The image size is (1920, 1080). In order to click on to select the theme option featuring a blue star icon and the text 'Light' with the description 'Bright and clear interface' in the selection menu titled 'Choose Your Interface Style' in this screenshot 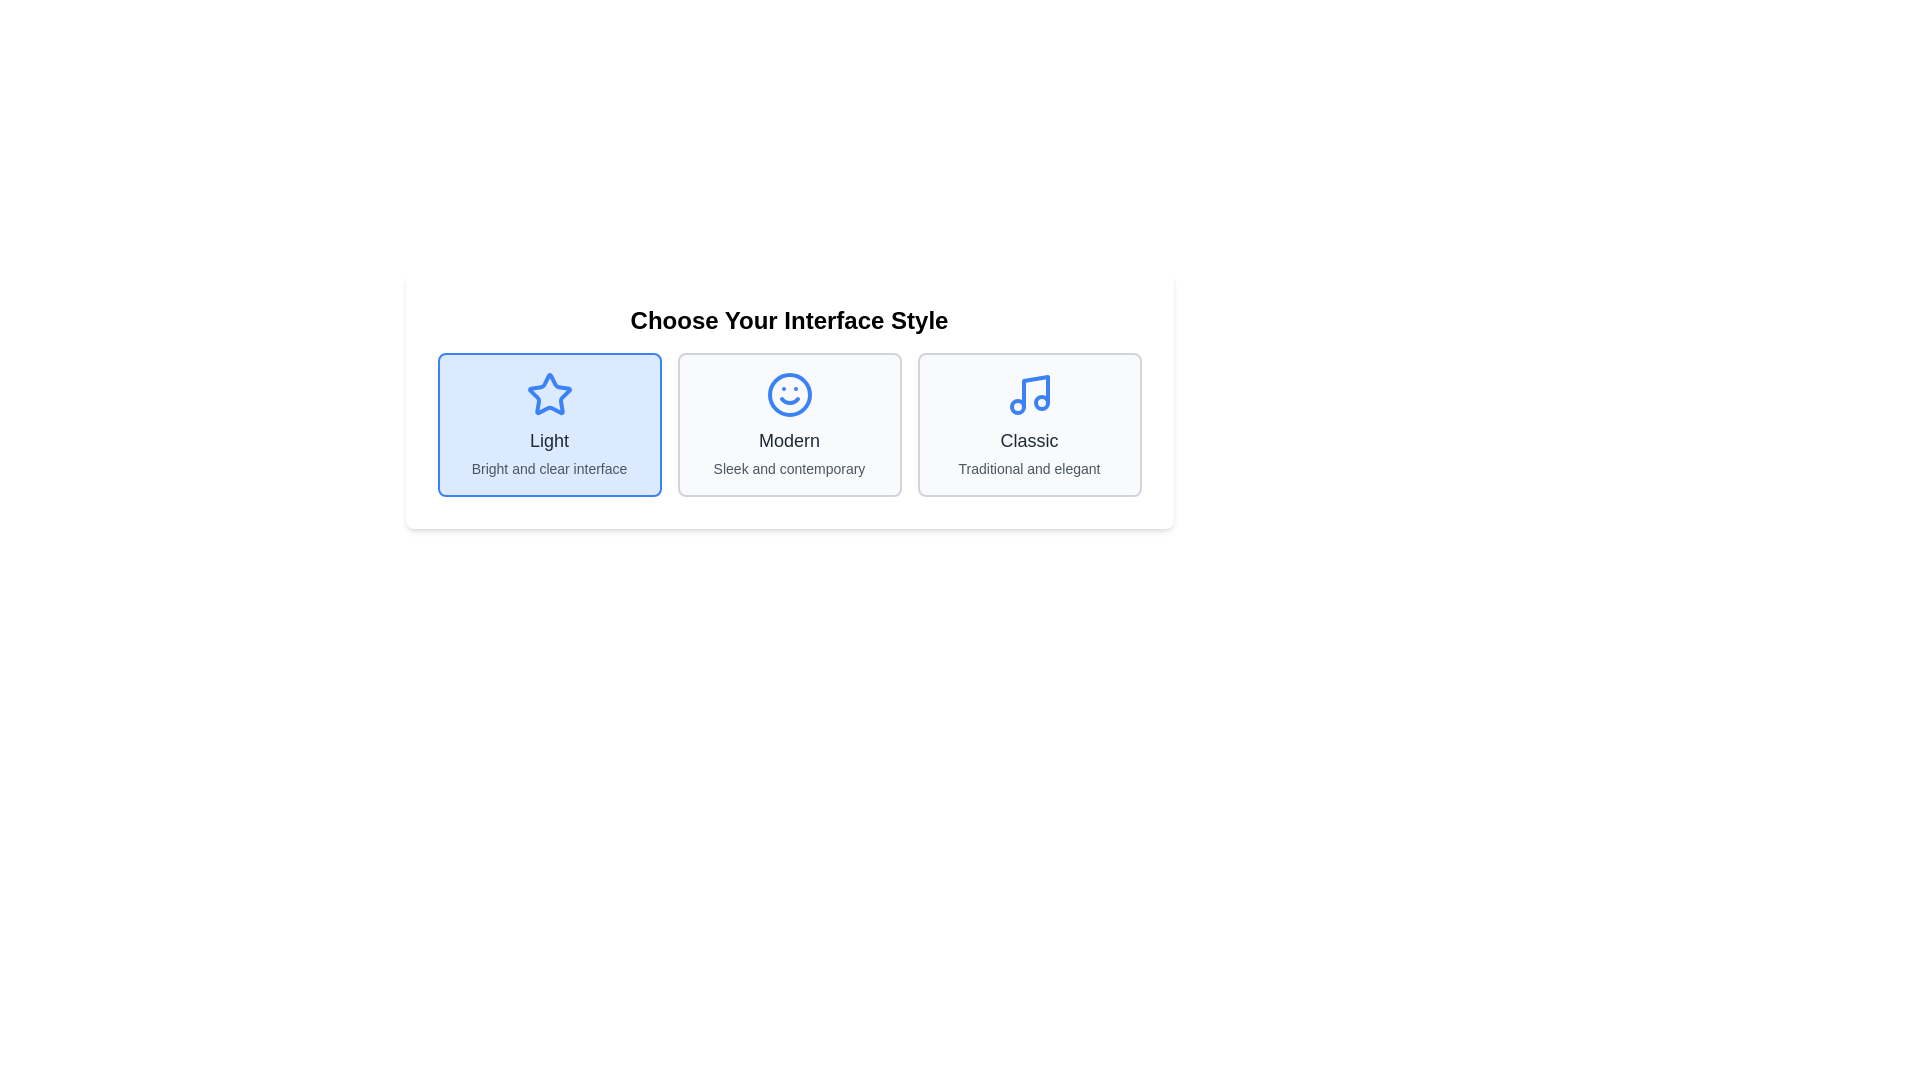, I will do `click(549, 423)`.